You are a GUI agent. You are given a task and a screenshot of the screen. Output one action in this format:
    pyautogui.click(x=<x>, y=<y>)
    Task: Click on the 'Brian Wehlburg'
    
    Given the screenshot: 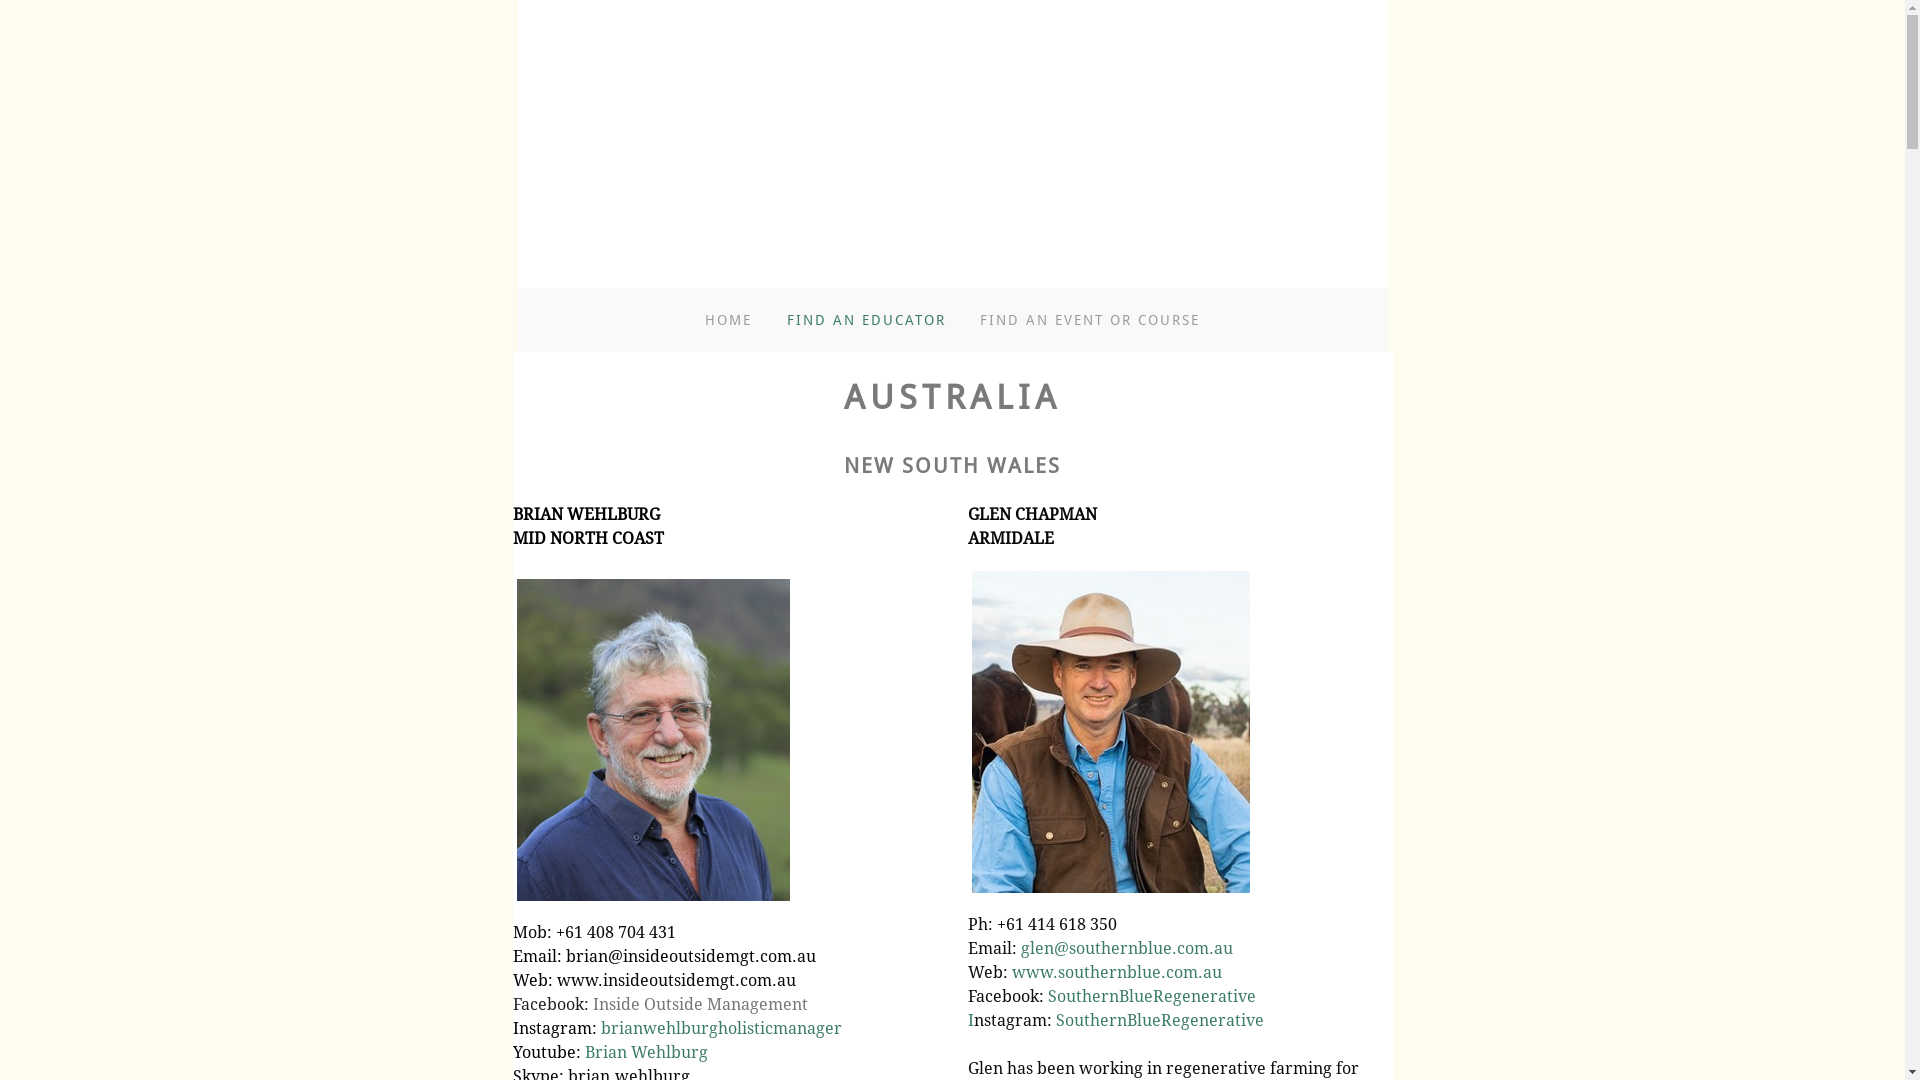 What is the action you would take?
    pyautogui.click(x=645, y=1051)
    